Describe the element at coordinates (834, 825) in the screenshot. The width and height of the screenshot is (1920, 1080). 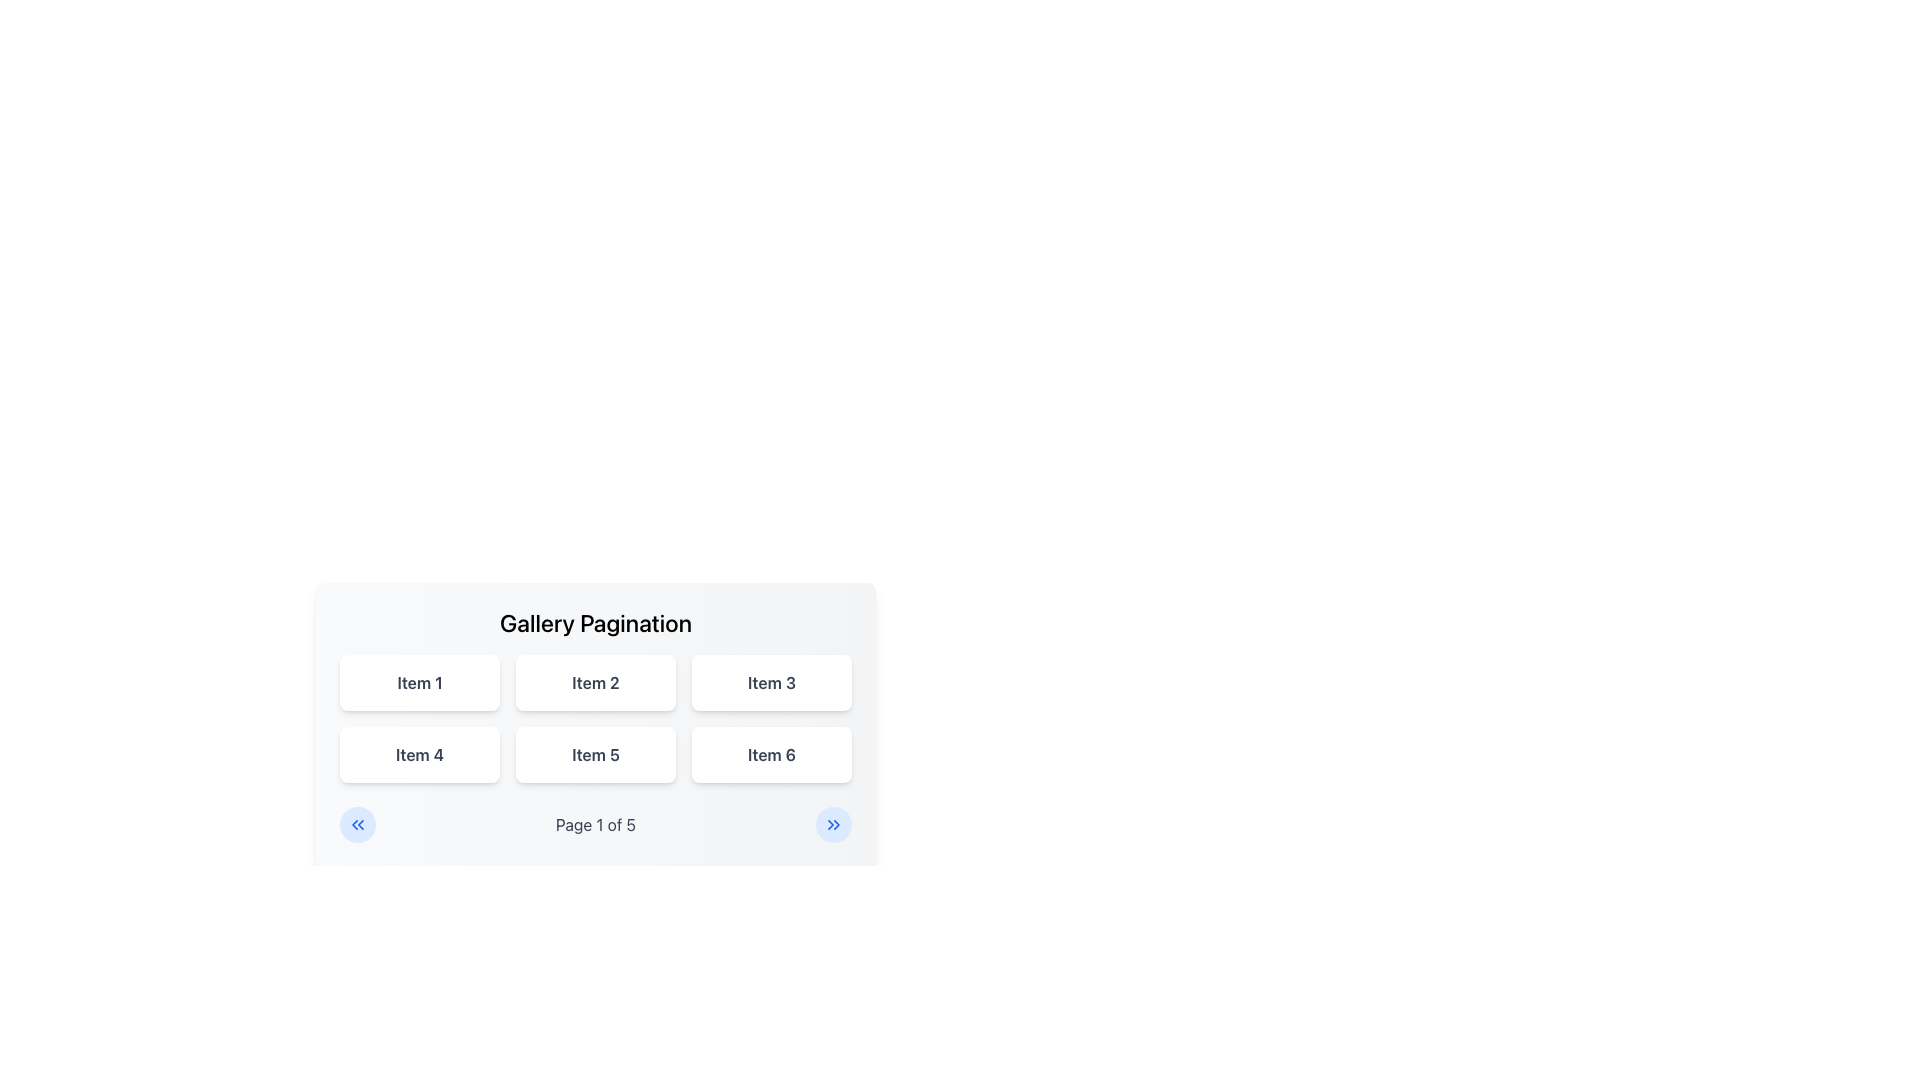
I see `the navigation button located at the far right of the pagination component to go to the next page` at that location.